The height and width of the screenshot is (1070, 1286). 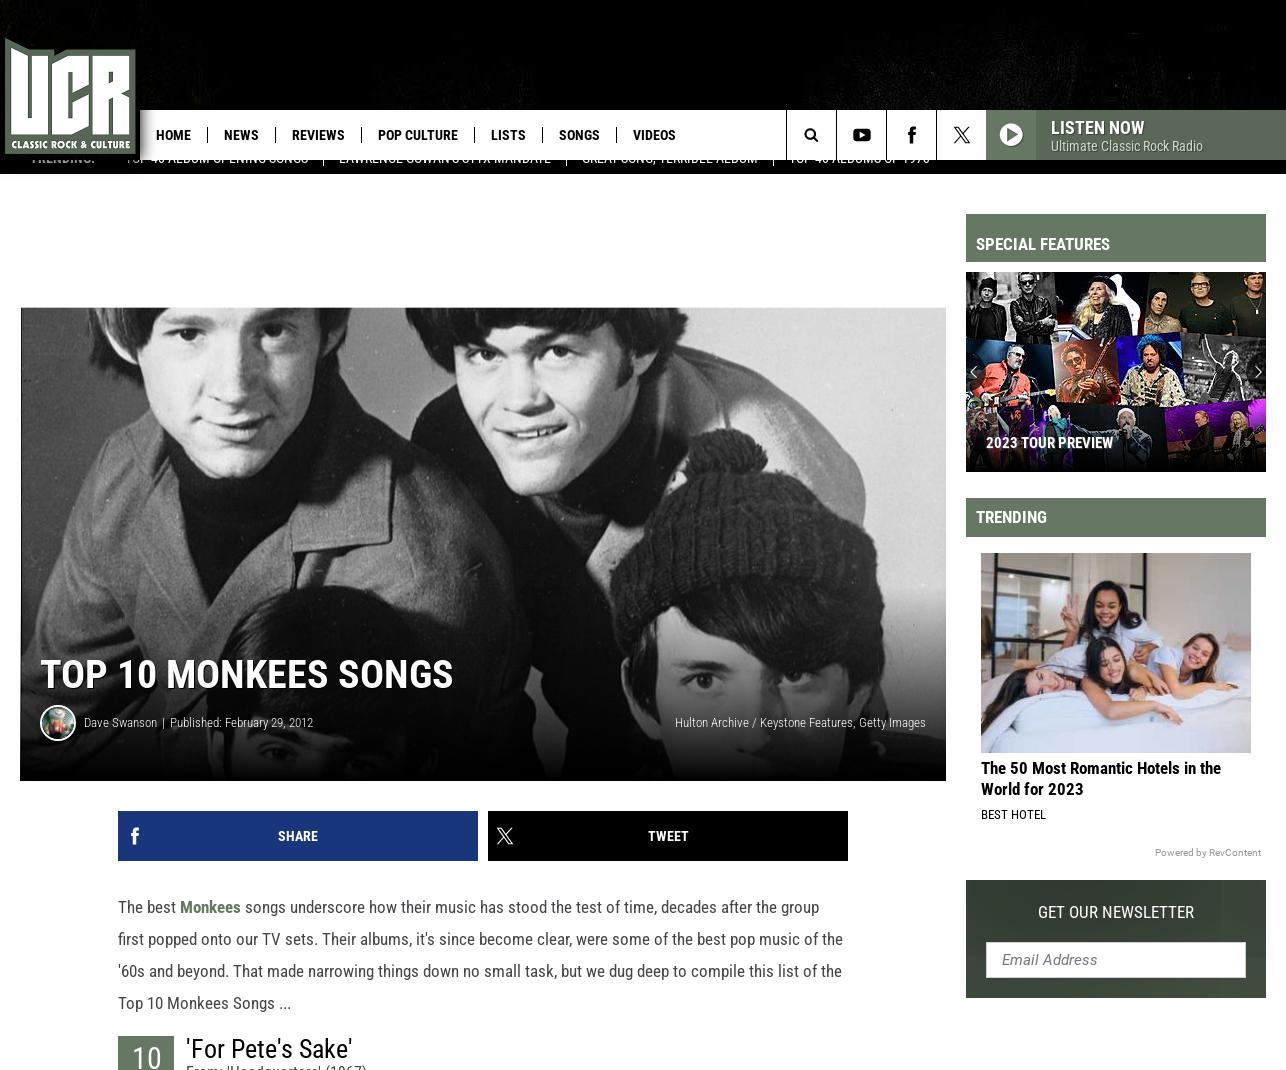 What do you see at coordinates (479, 971) in the screenshot?
I see `'songs underscore how their music has stood the test of time, decades after the group first popped onto our TV sets. Their albums, it's since become clear, were some of the best pop music of the '60s and beyond. That made narrowing things down no small task, but we dug deep to compile this list of the Top 10 Monkees Songs ...'` at bounding box center [479, 971].